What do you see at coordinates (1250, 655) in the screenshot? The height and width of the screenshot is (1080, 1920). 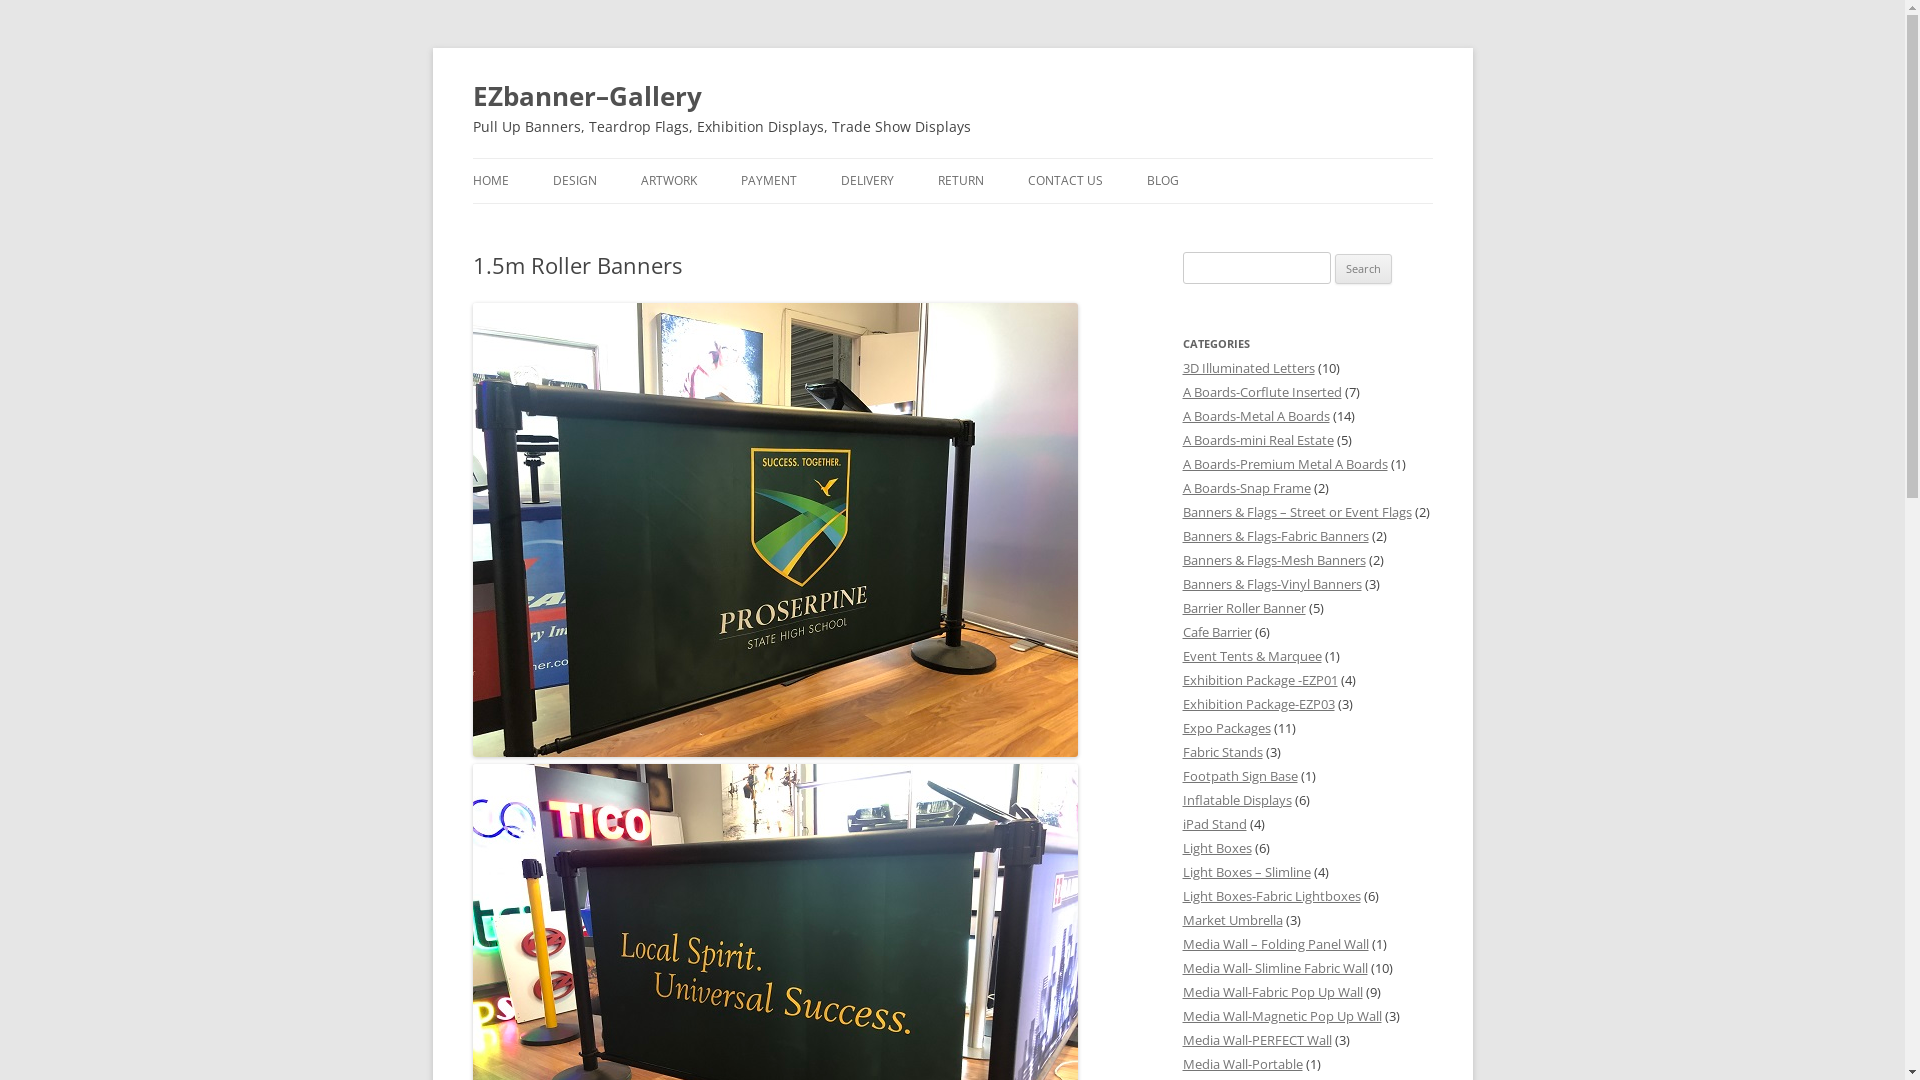 I see `'Event Tents & Marquee'` at bounding box center [1250, 655].